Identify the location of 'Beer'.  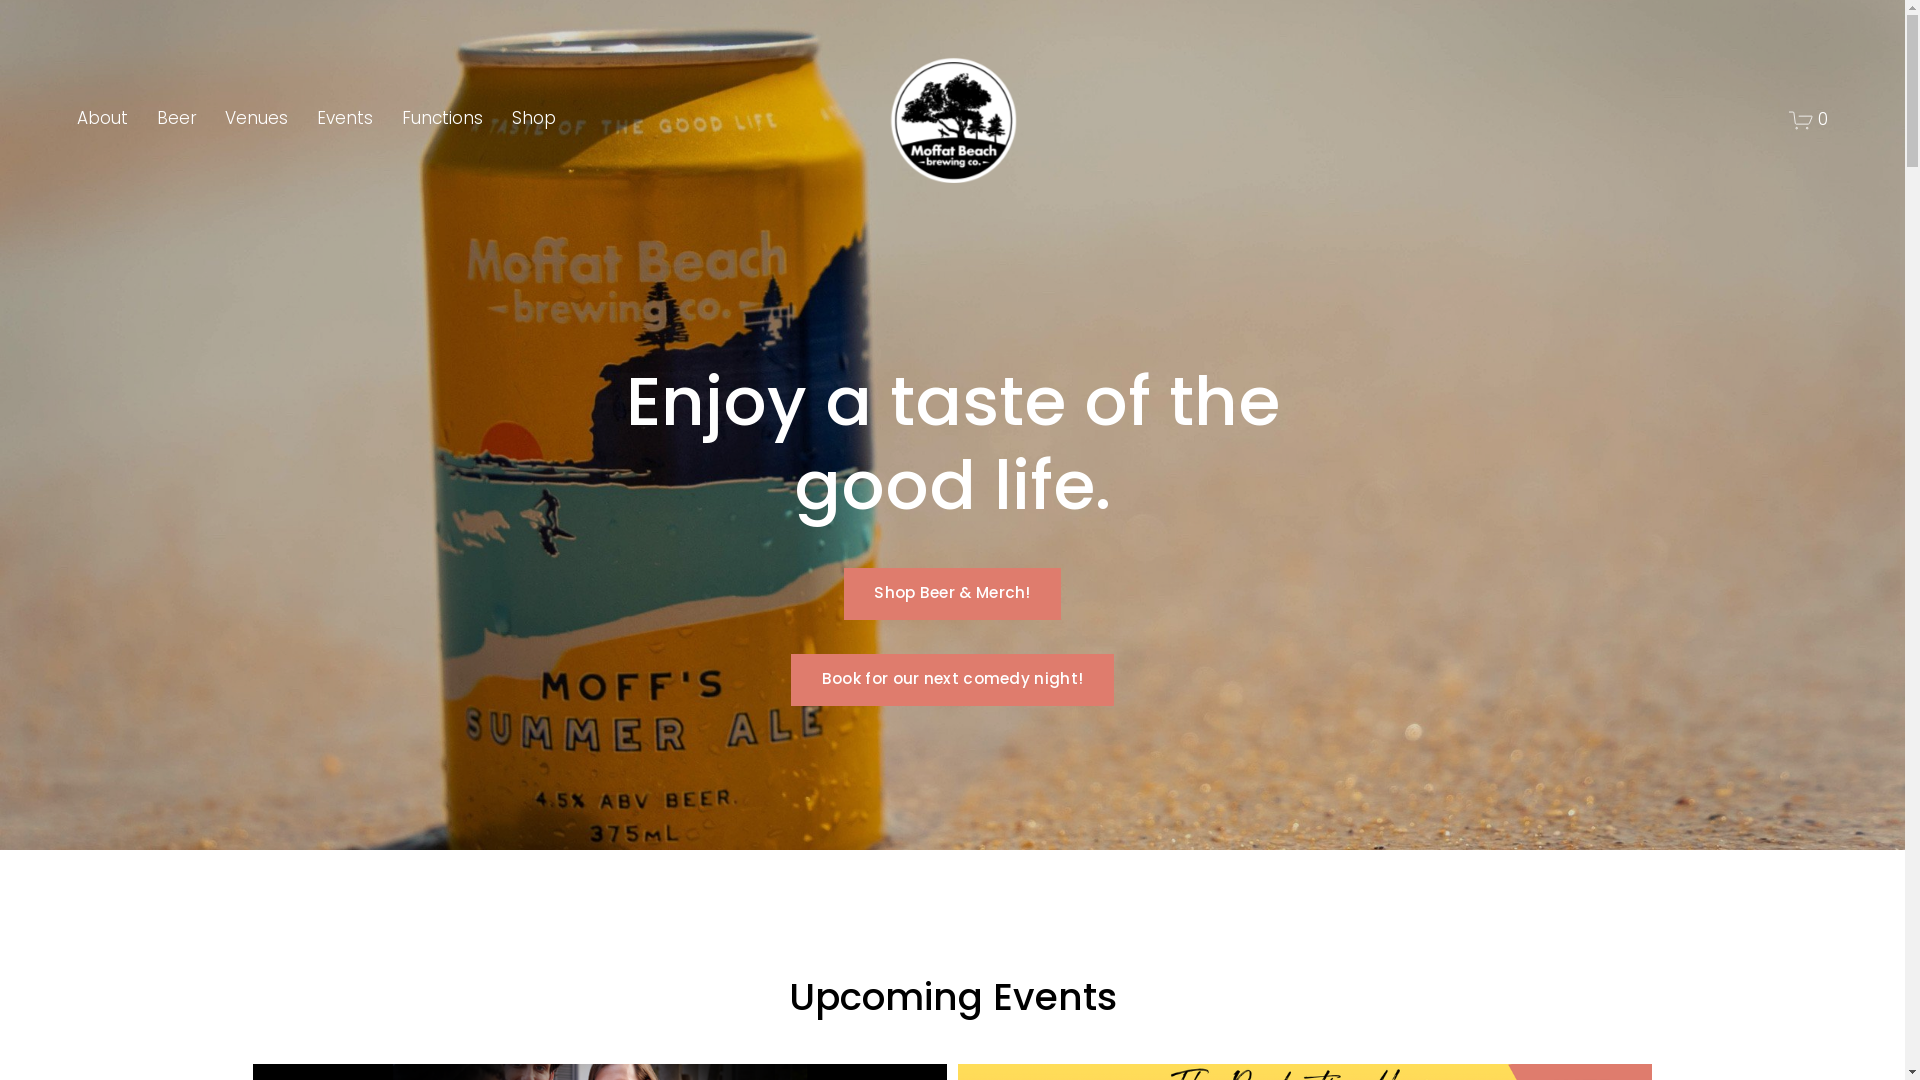
(156, 119).